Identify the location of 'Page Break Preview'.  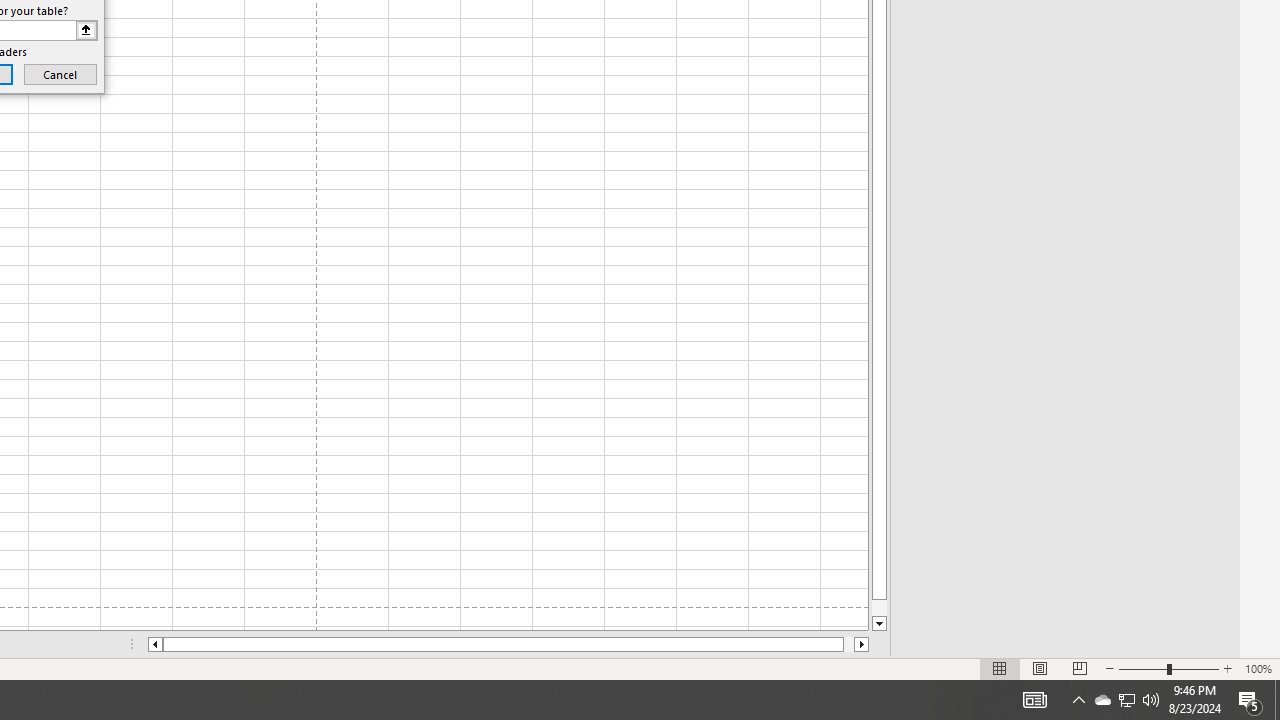
(1078, 669).